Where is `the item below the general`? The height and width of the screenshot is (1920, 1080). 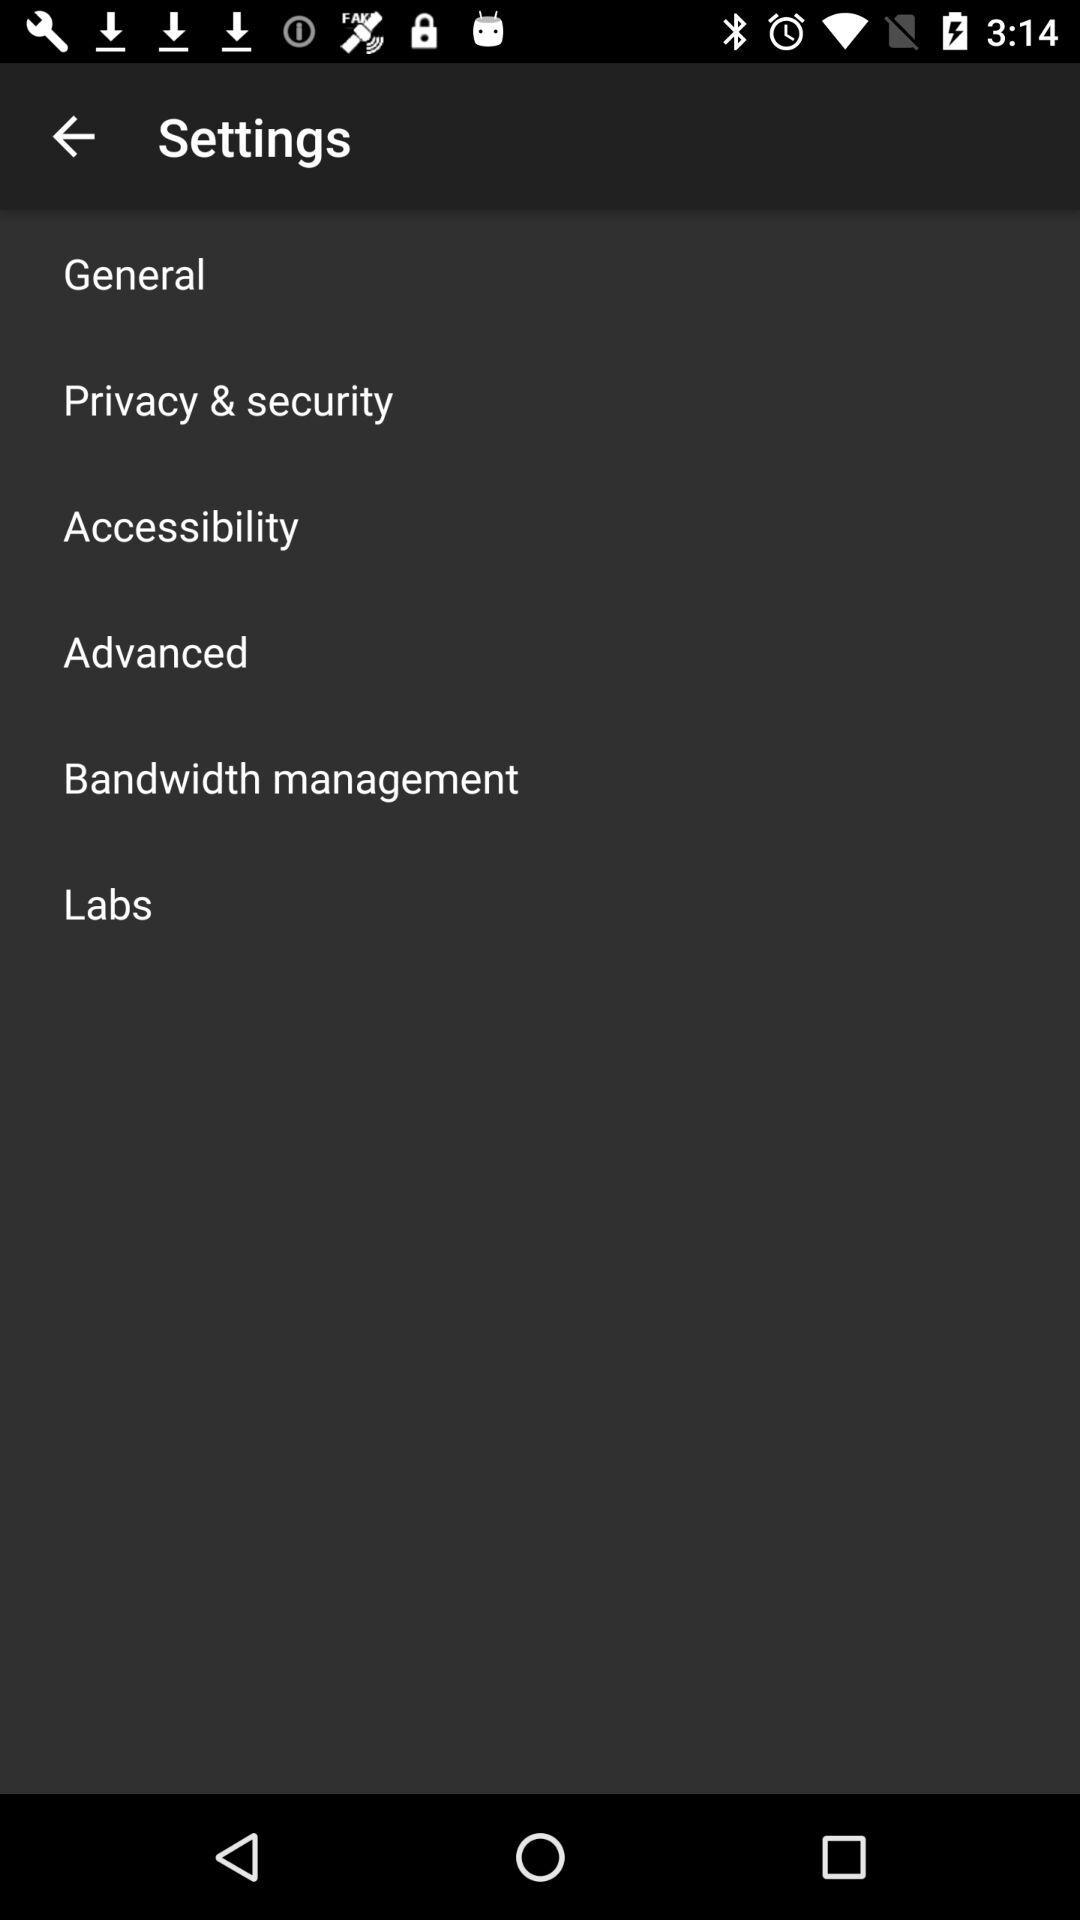 the item below the general is located at coordinates (227, 398).